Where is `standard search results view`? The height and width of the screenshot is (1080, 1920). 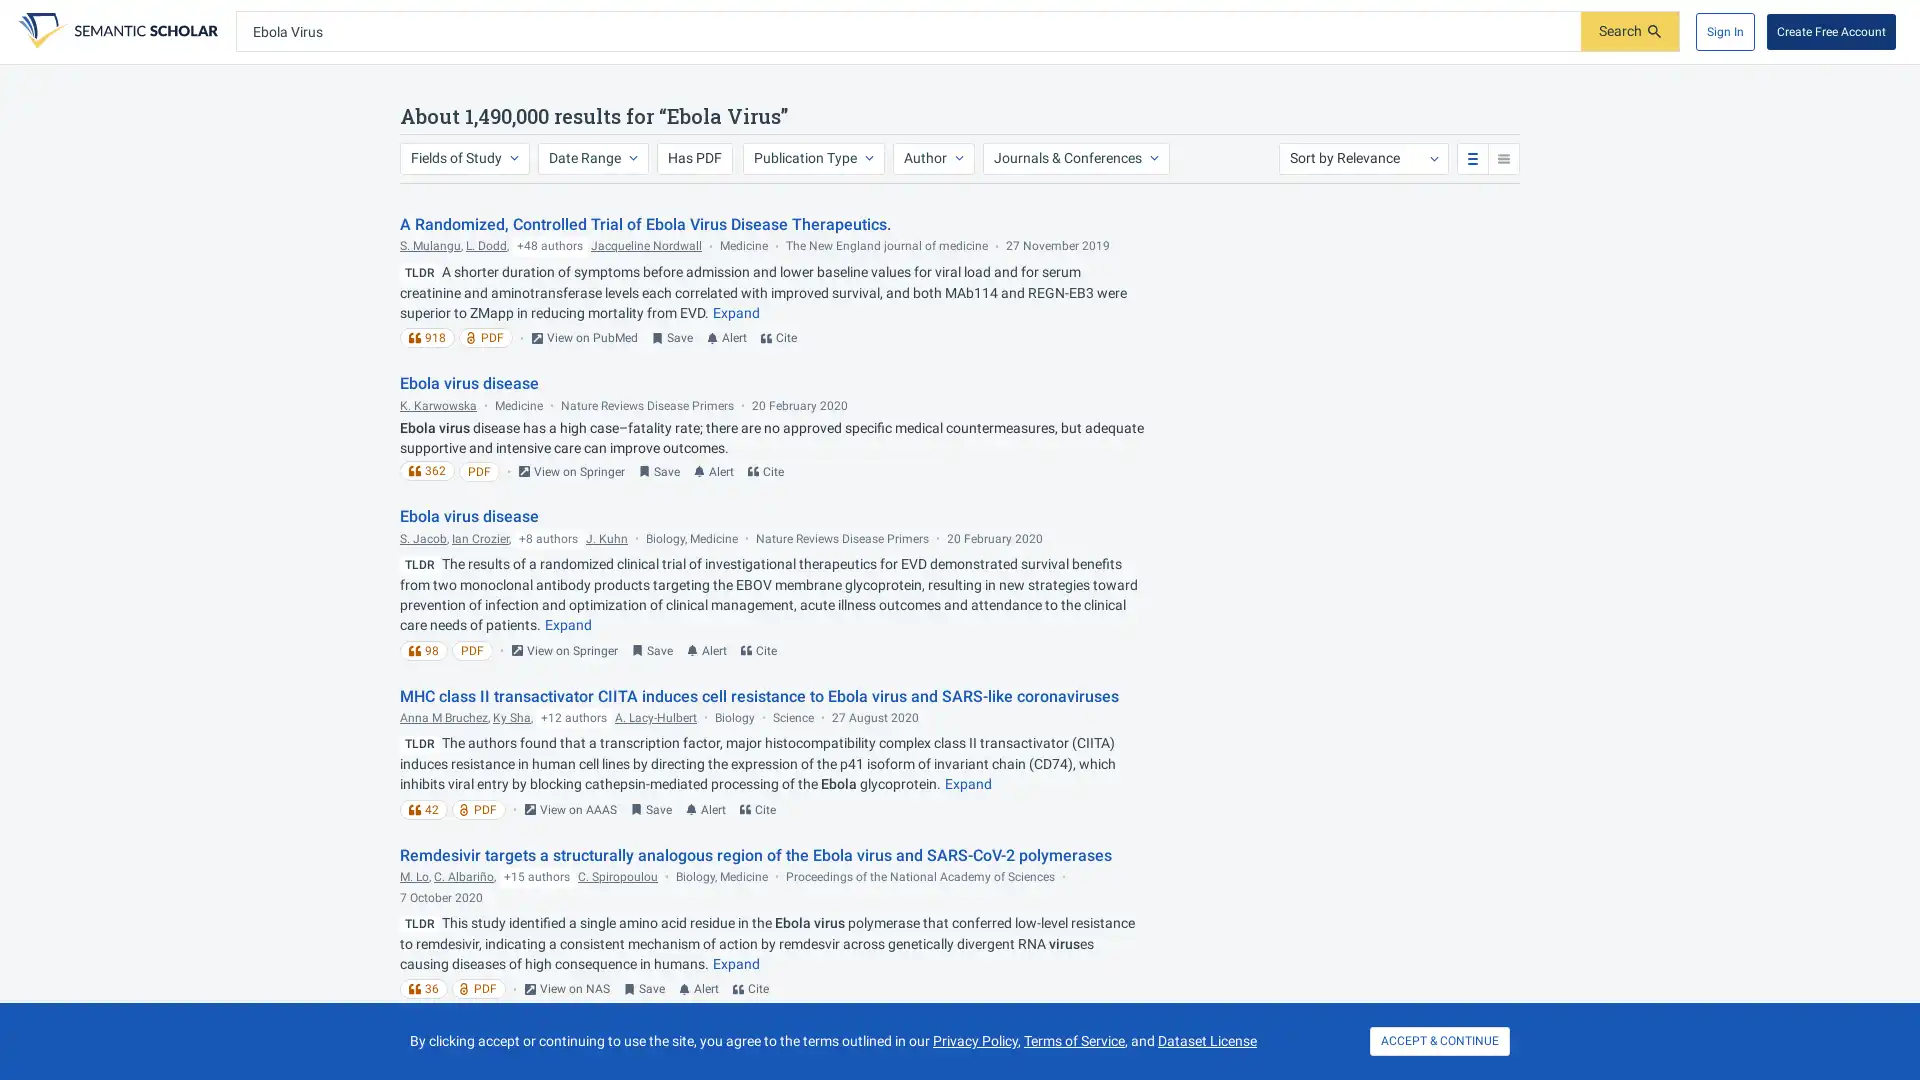 standard search results view is located at coordinates (1473, 157).